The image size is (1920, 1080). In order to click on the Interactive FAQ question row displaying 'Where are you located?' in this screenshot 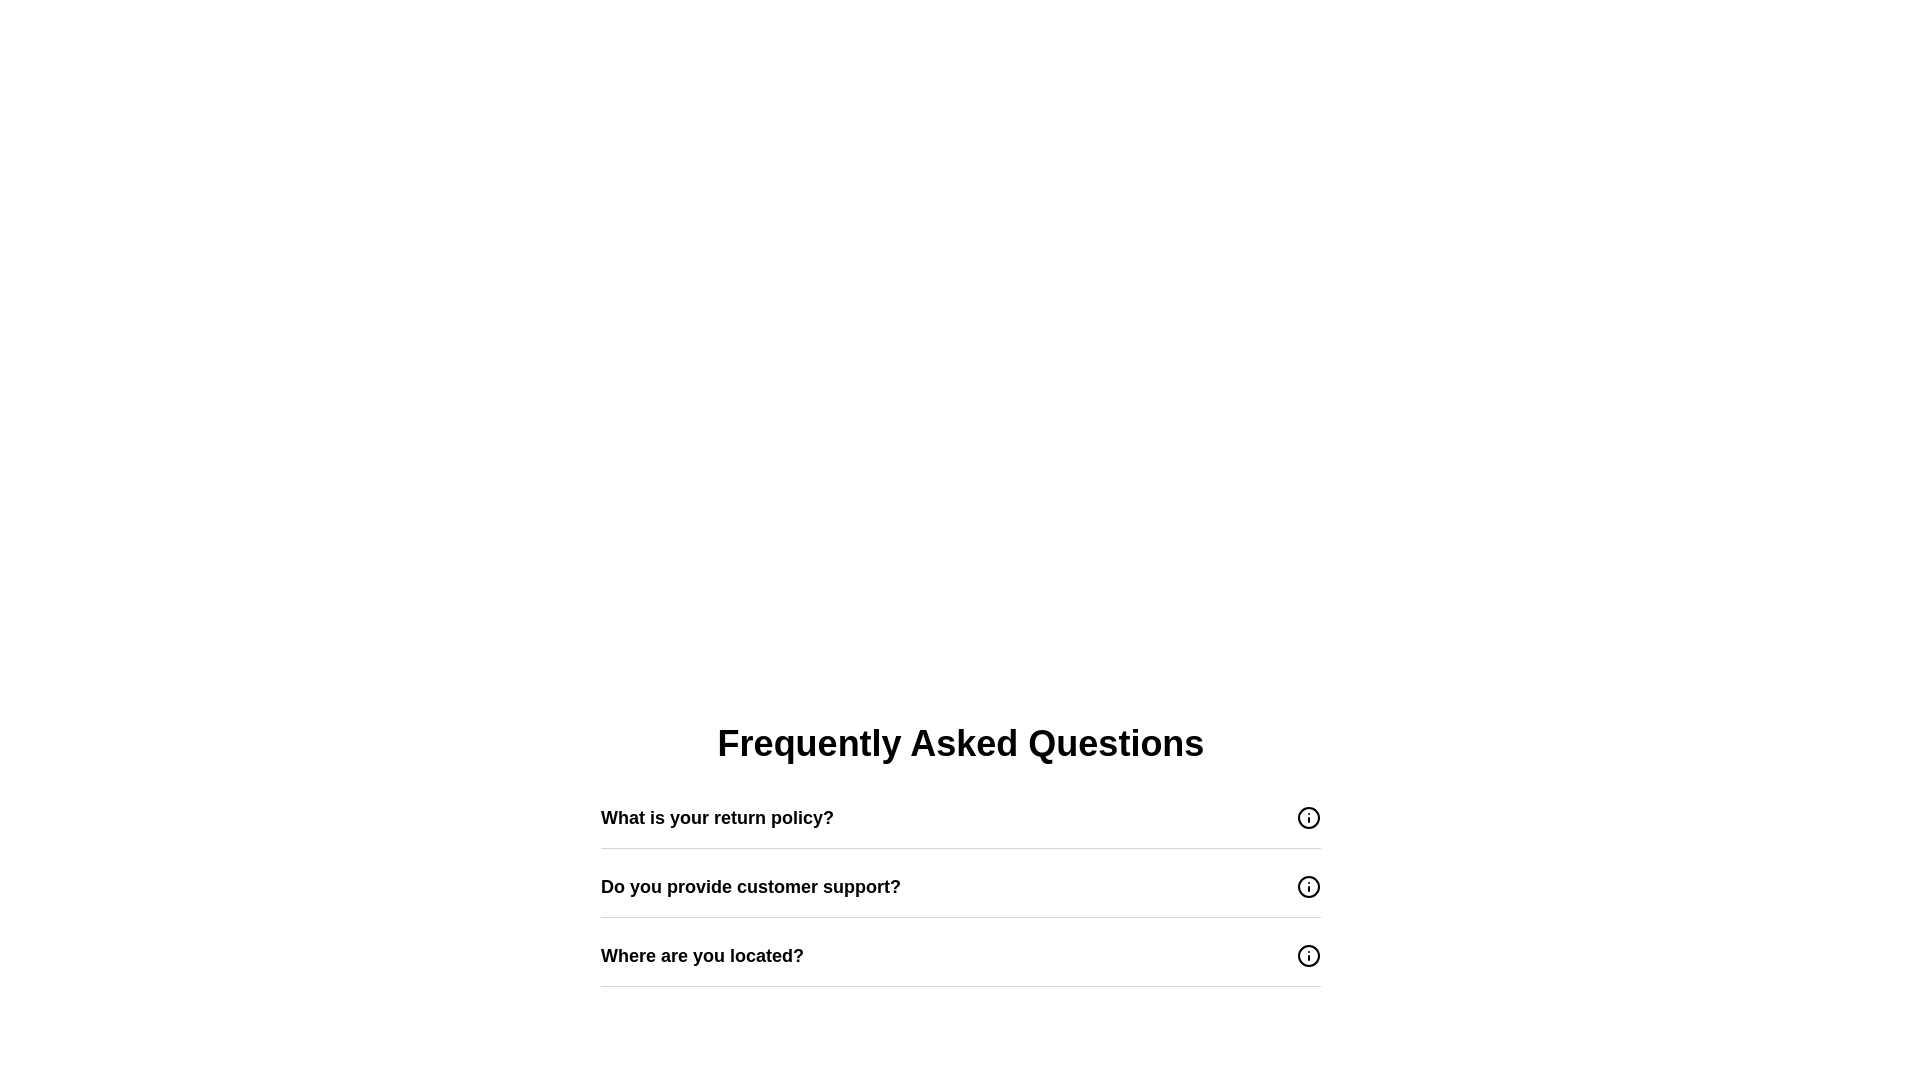, I will do `click(960, 955)`.